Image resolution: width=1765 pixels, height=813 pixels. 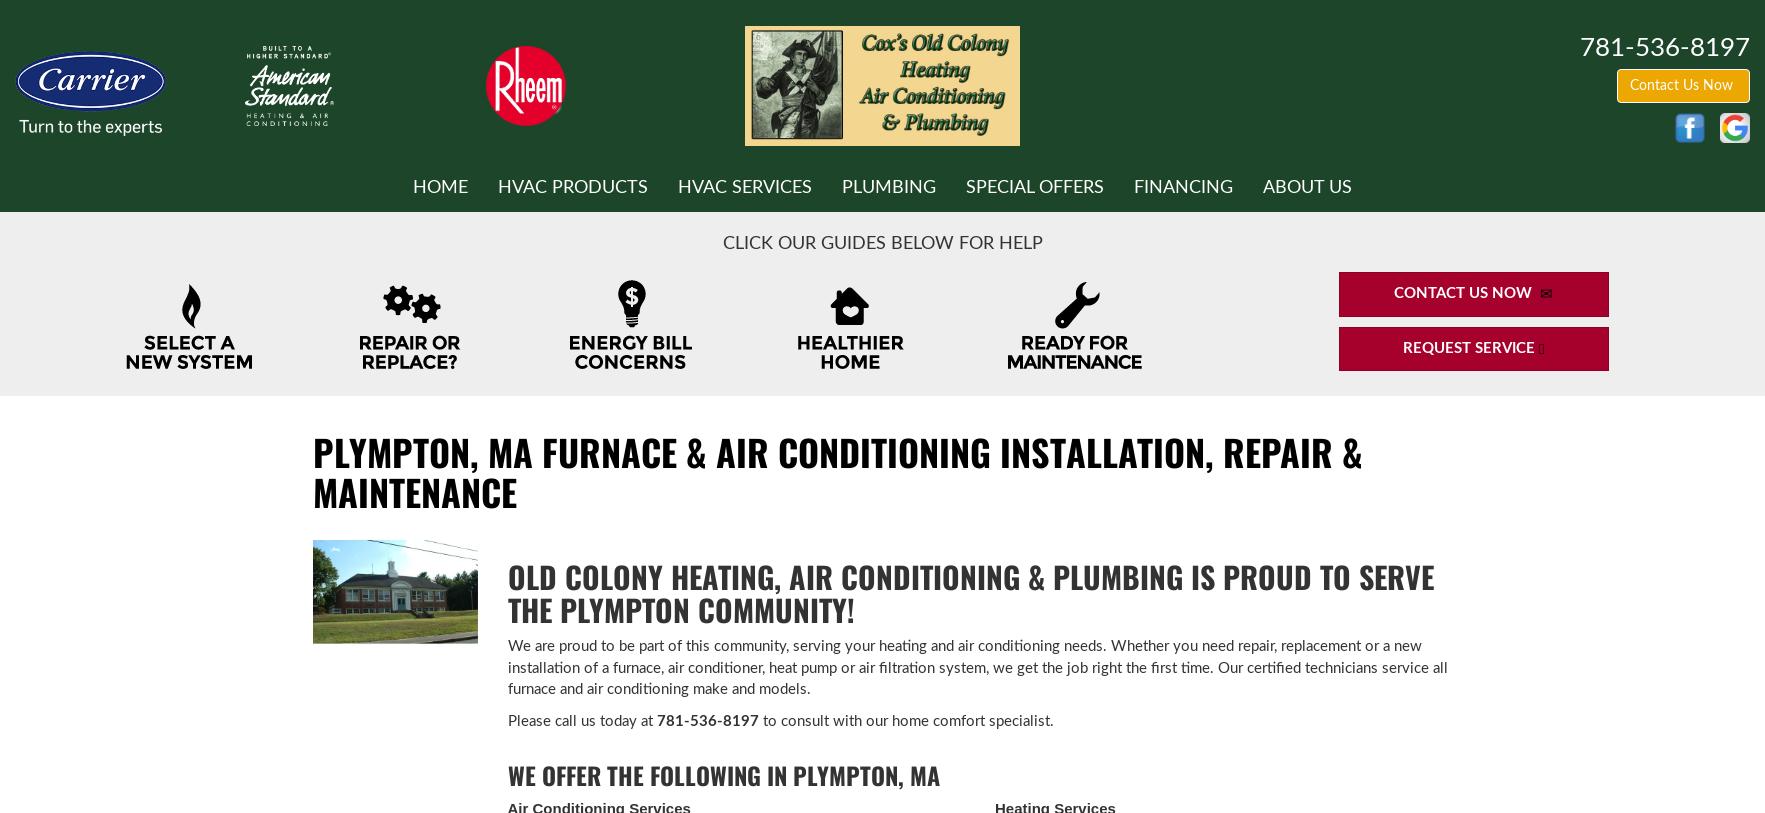 What do you see at coordinates (412, 185) in the screenshot?
I see `'Home'` at bounding box center [412, 185].